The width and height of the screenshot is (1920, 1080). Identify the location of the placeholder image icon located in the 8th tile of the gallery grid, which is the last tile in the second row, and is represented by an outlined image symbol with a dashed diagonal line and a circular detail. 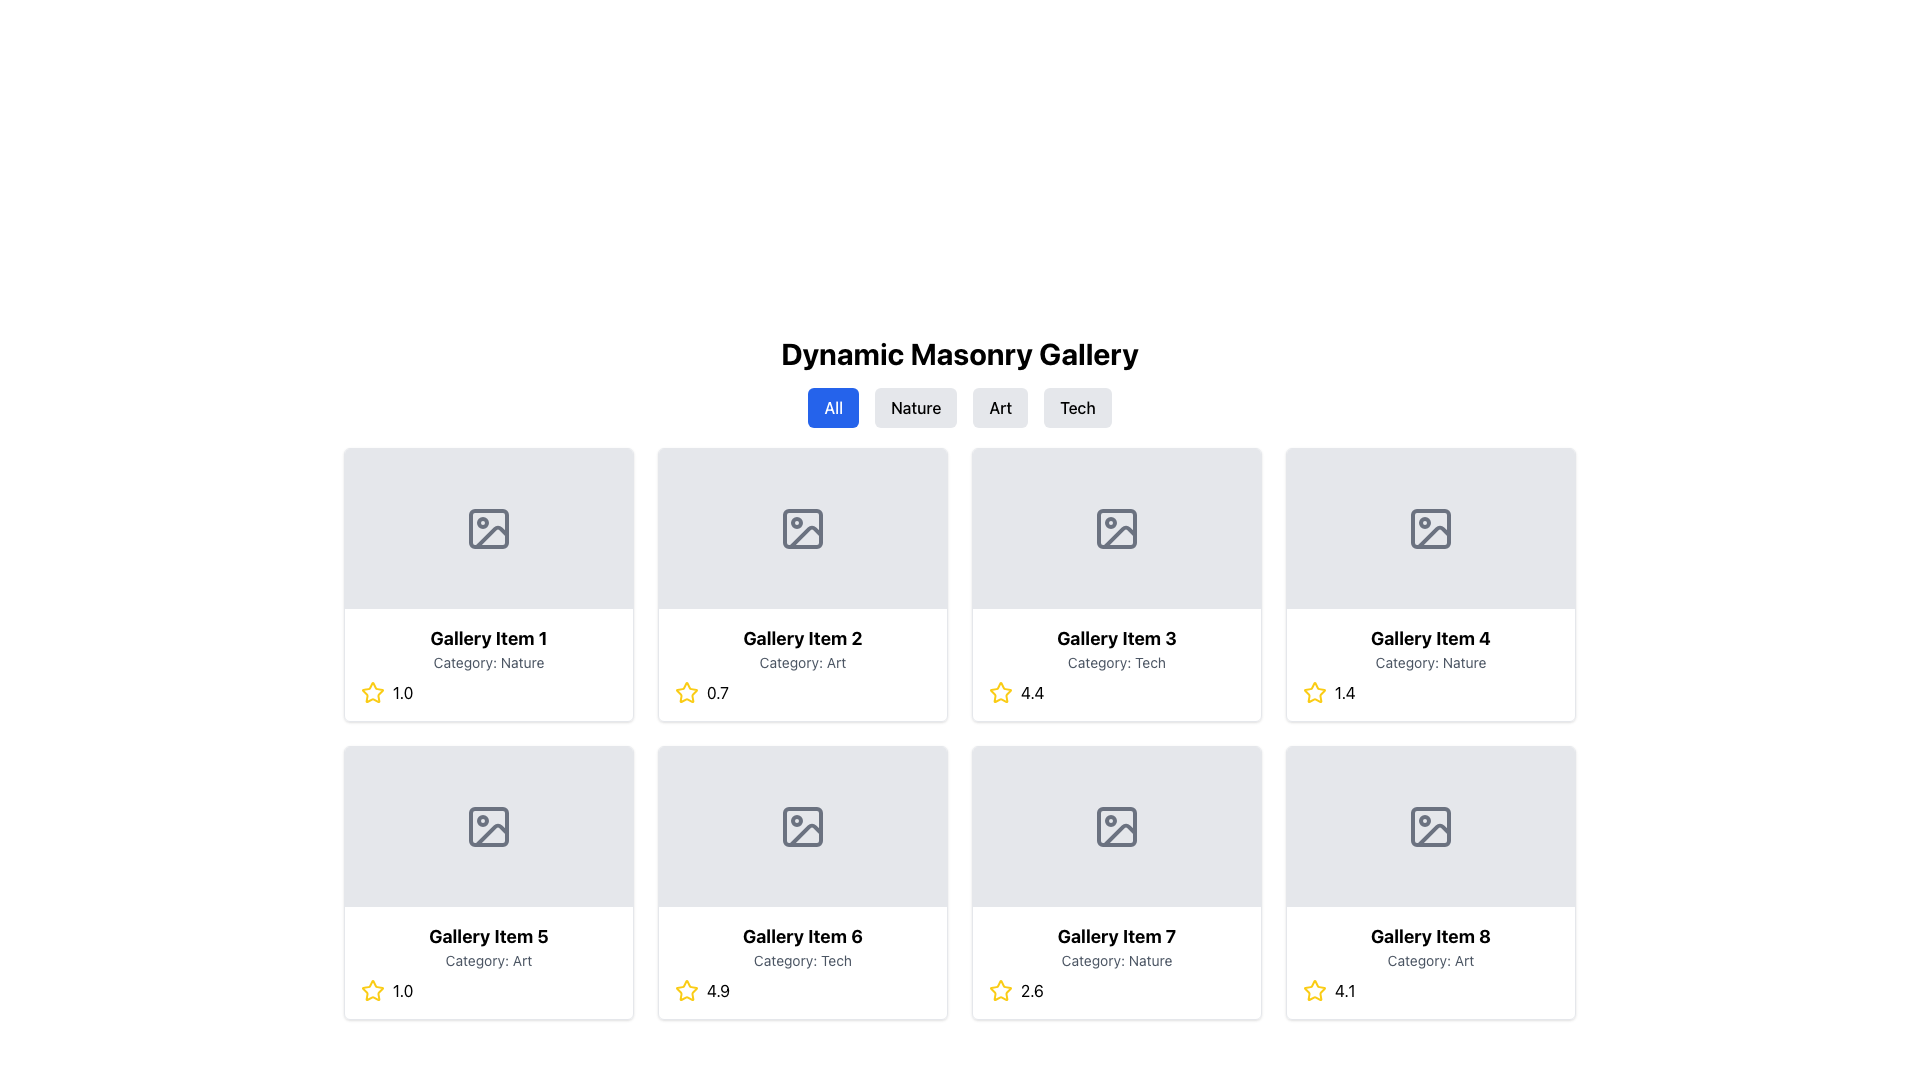
(1429, 826).